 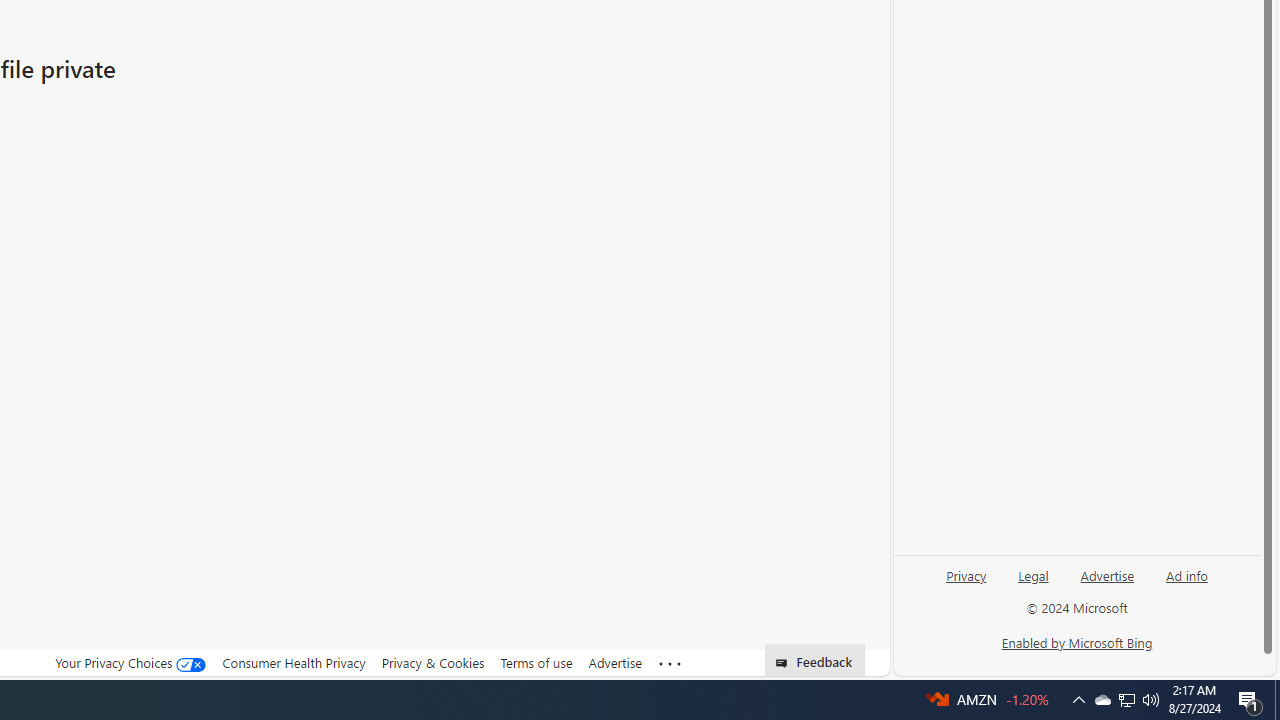 I want to click on 'Your Privacy Choices', so click(x=130, y=662).